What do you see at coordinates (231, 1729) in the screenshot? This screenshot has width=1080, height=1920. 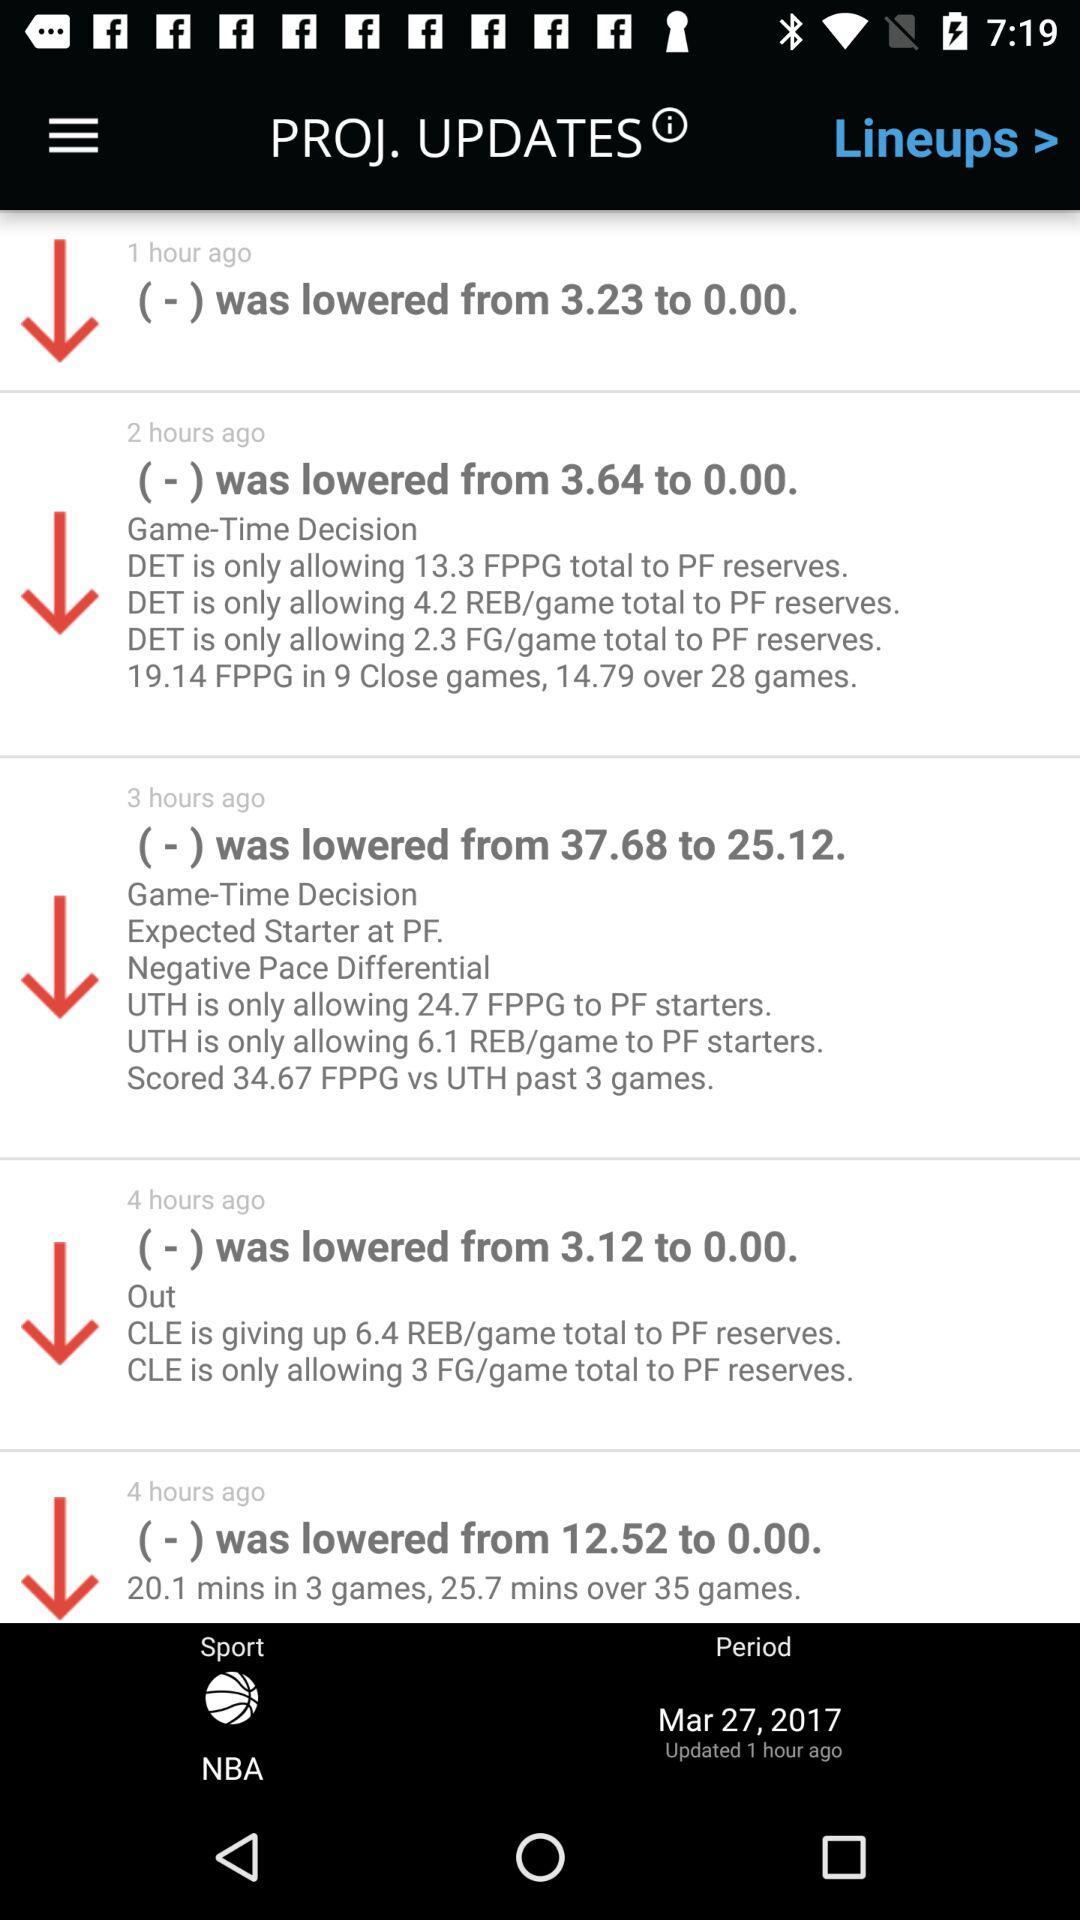 I see `the nba` at bounding box center [231, 1729].